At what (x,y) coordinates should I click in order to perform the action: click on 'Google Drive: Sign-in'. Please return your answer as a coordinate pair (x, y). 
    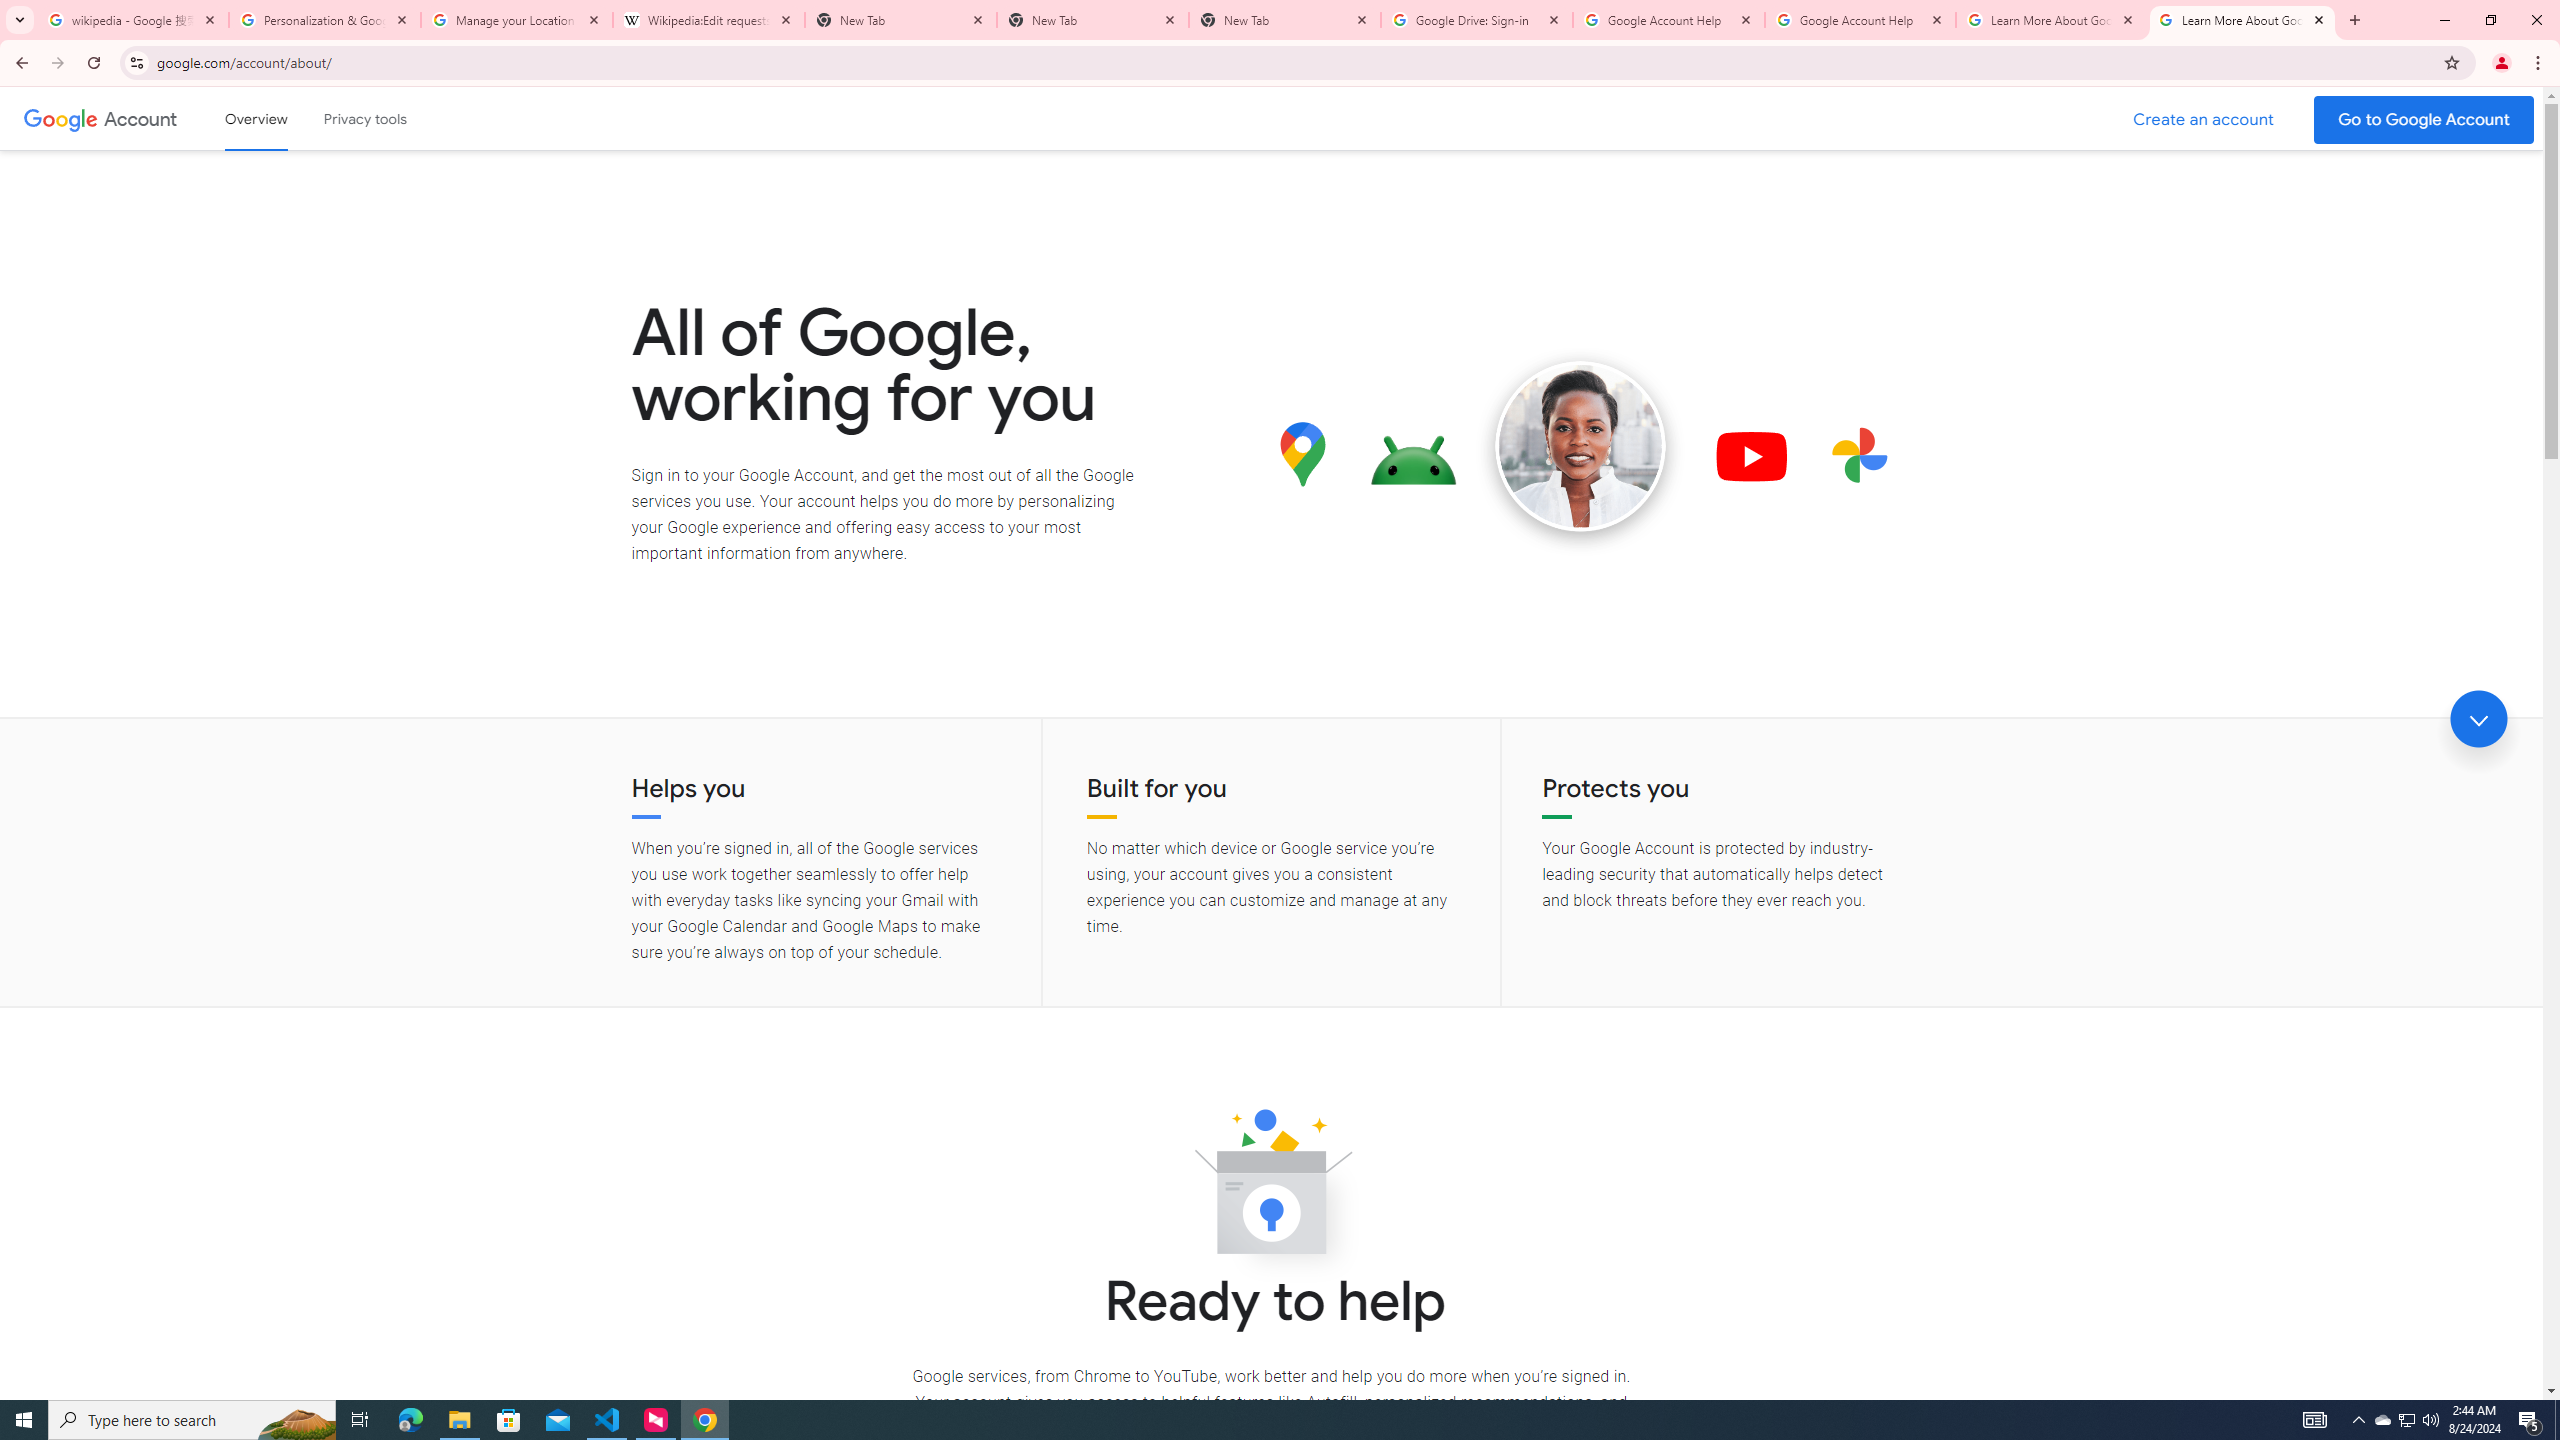
    Looking at the image, I should click on (1476, 19).